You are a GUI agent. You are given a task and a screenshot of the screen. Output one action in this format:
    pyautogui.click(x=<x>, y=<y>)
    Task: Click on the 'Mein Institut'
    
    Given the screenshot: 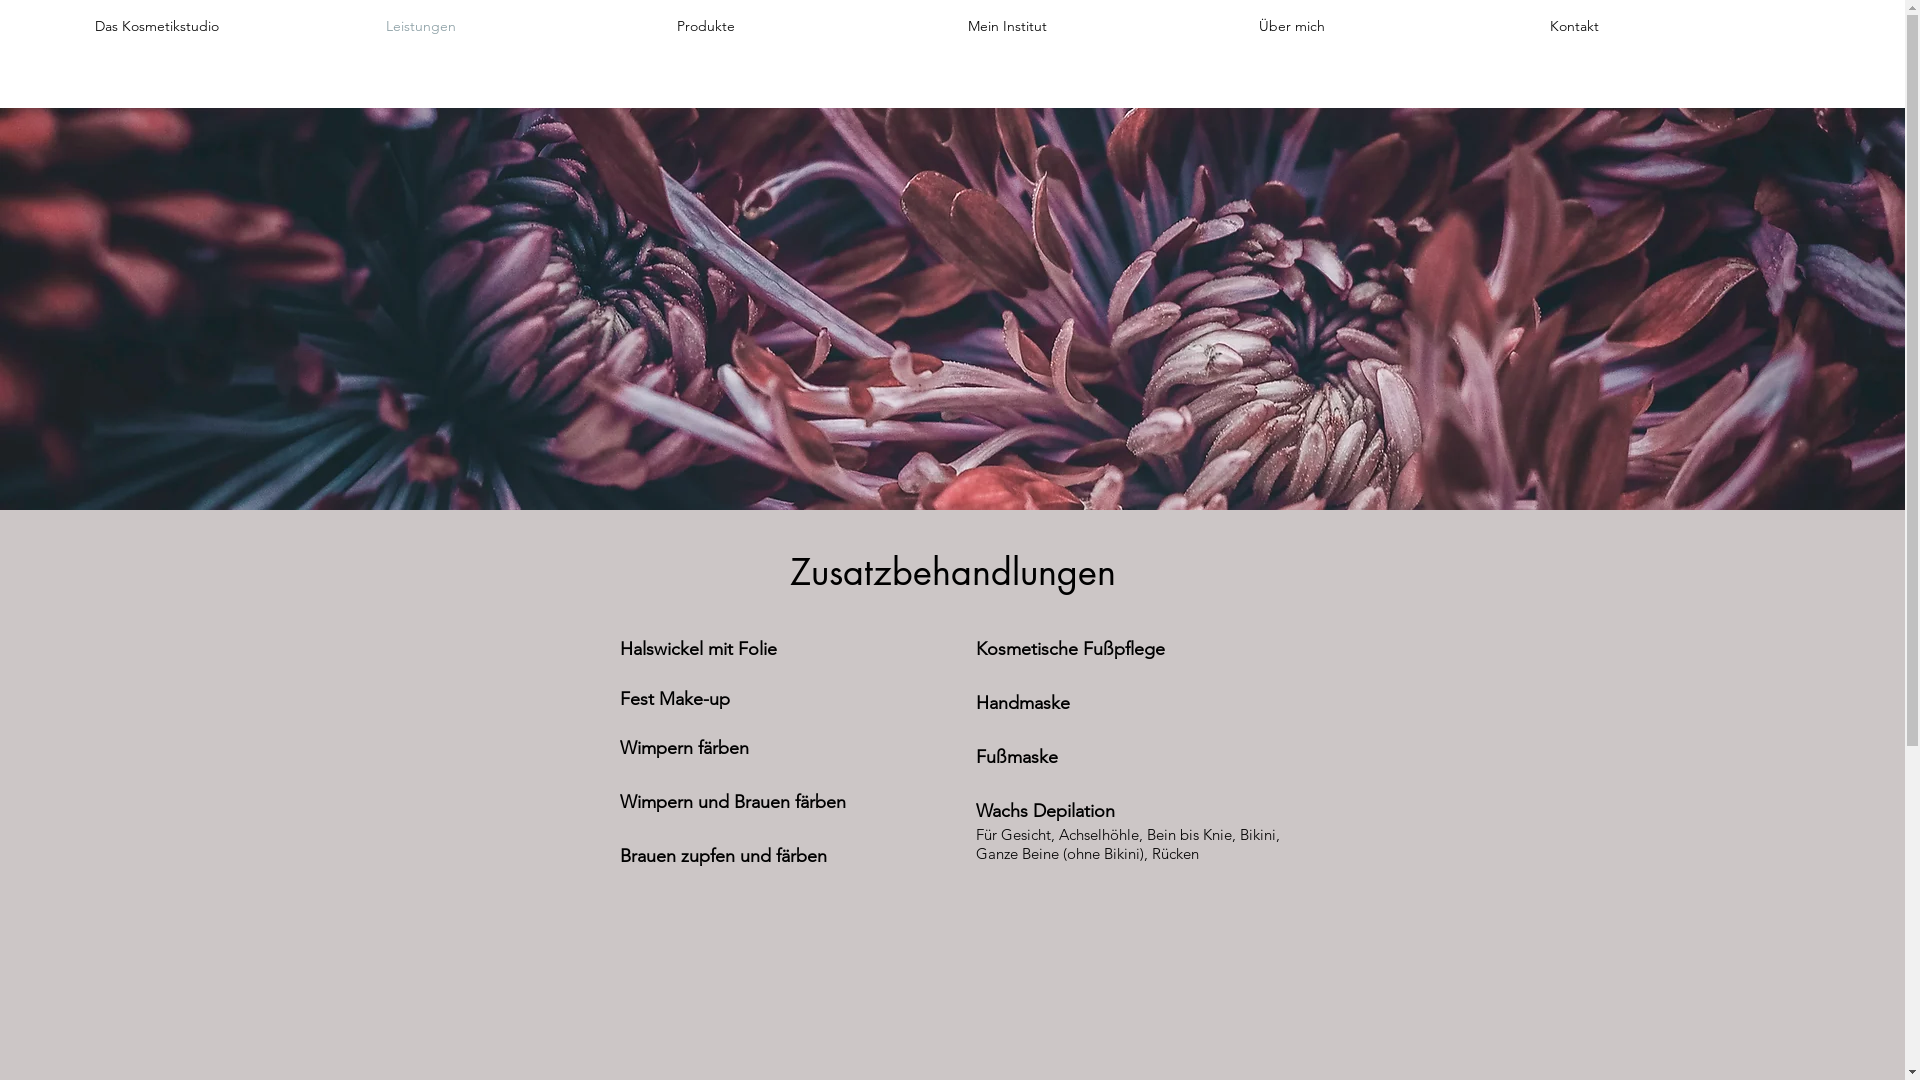 What is the action you would take?
    pyautogui.click(x=952, y=26)
    